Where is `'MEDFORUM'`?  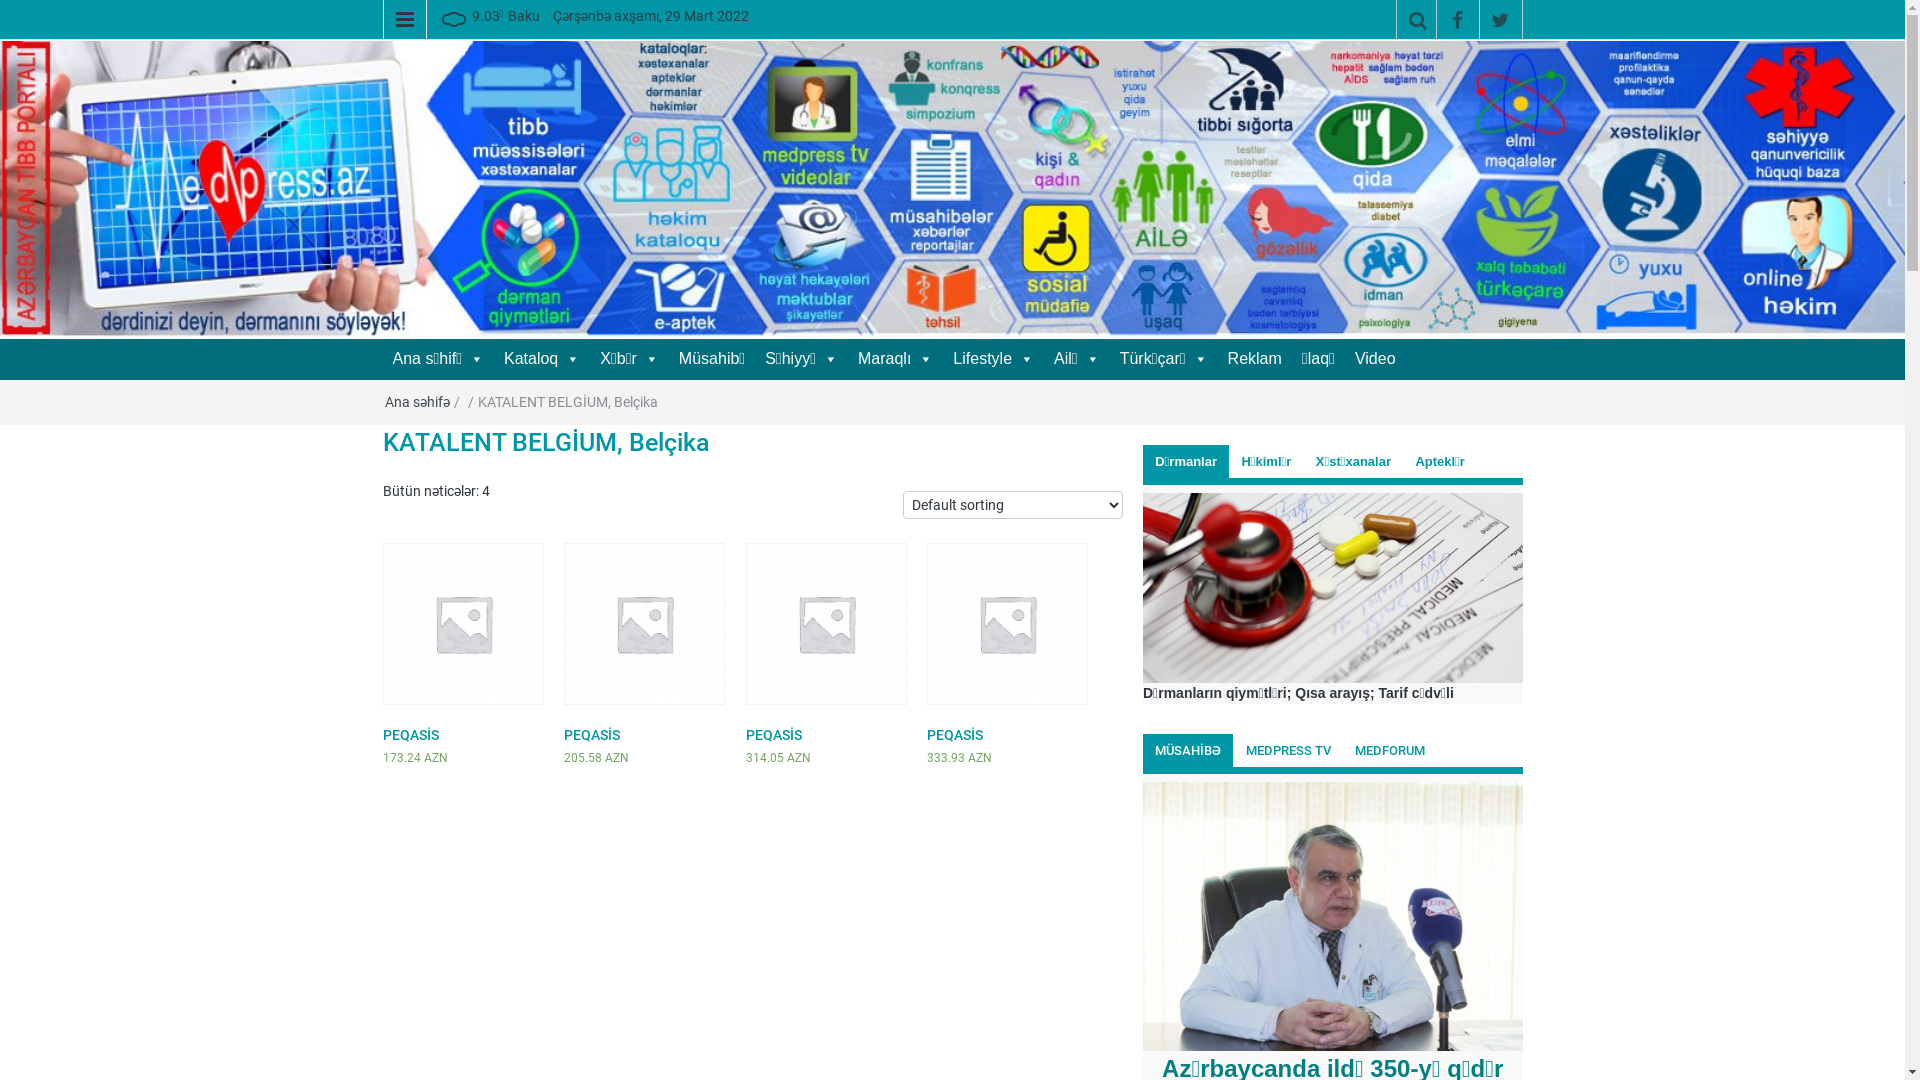
'MEDFORUM' is located at coordinates (1389, 751).